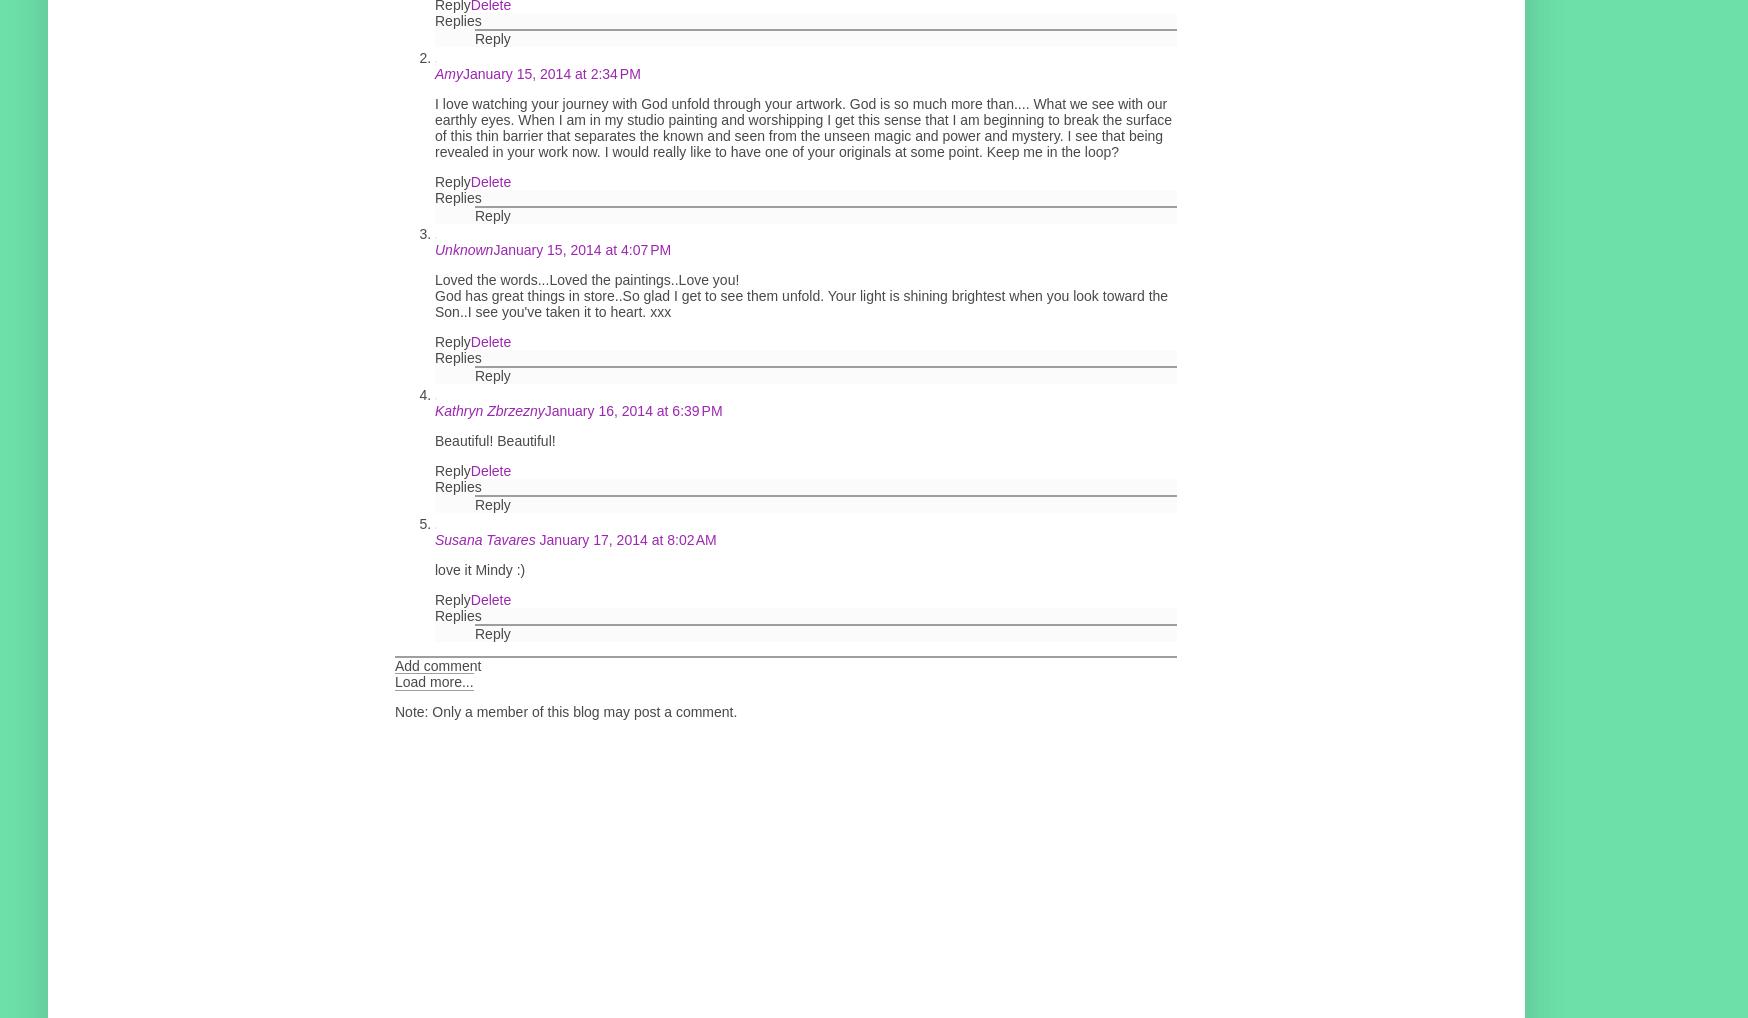 Image resolution: width=1748 pixels, height=1018 pixels. Describe the element at coordinates (800, 303) in the screenshot. I see `'God has great things in store..So glad I get to see them unfold. Your light is shining brightest when you look toward the Son..I see you've taken it to heart. xxx'` at that location.